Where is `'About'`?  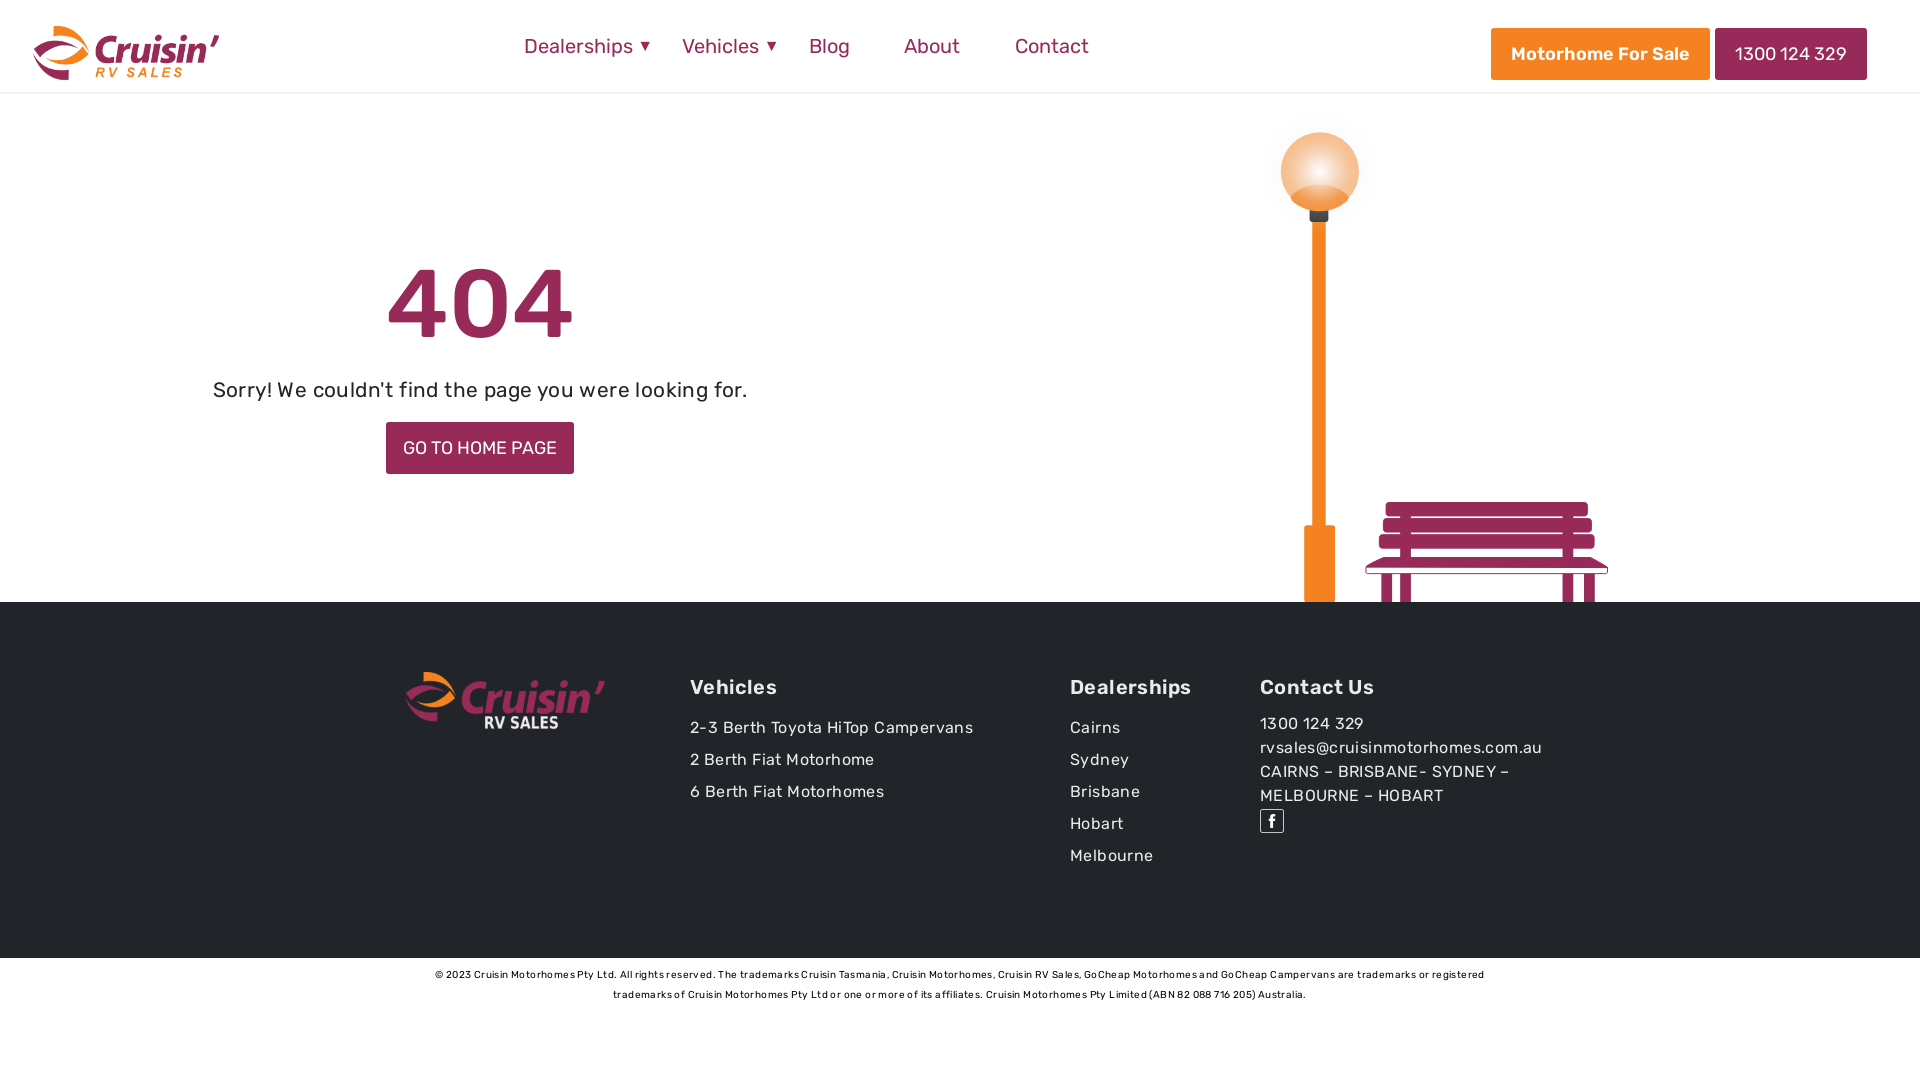 'About' is located at coordinates (930, 45).